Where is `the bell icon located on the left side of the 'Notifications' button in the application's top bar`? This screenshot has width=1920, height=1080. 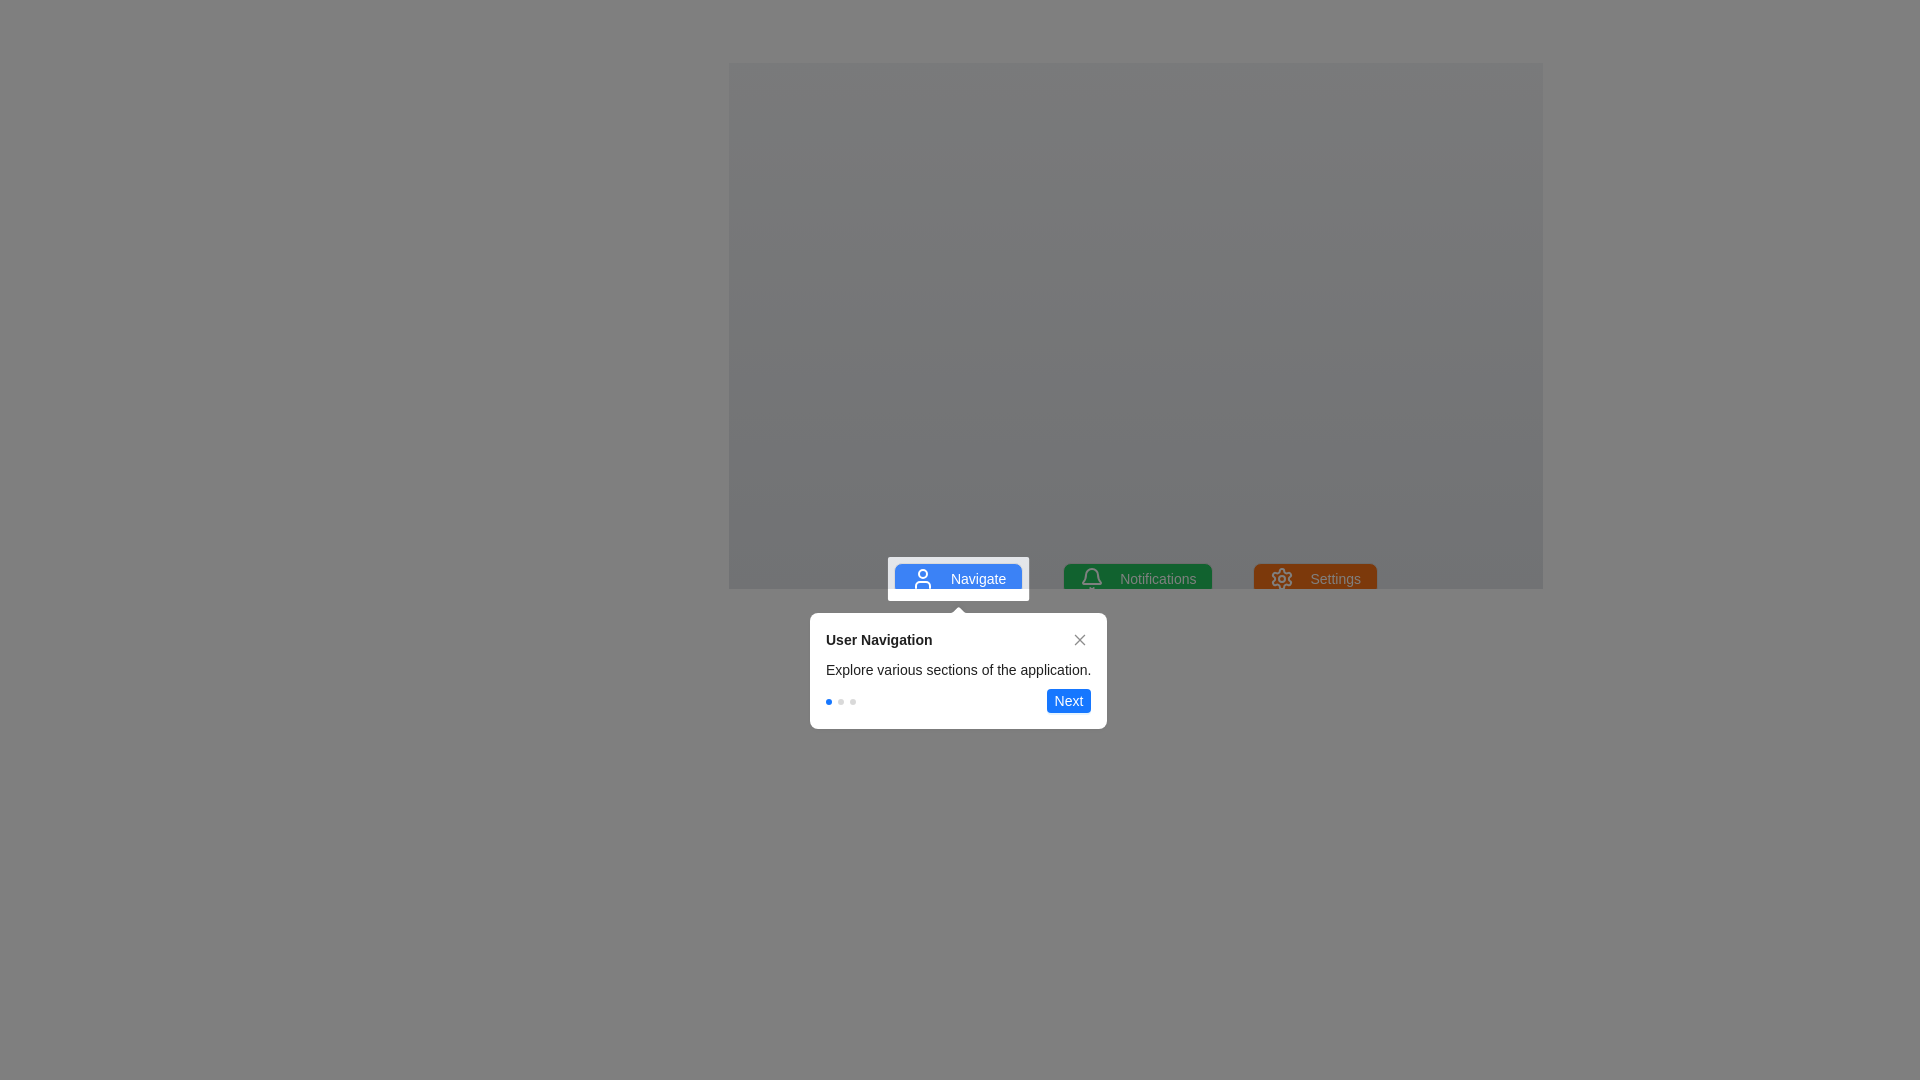
the bell icon located on the left side of the 'Notifications' button in the application's top bar is located at coordinates (1091, 578).